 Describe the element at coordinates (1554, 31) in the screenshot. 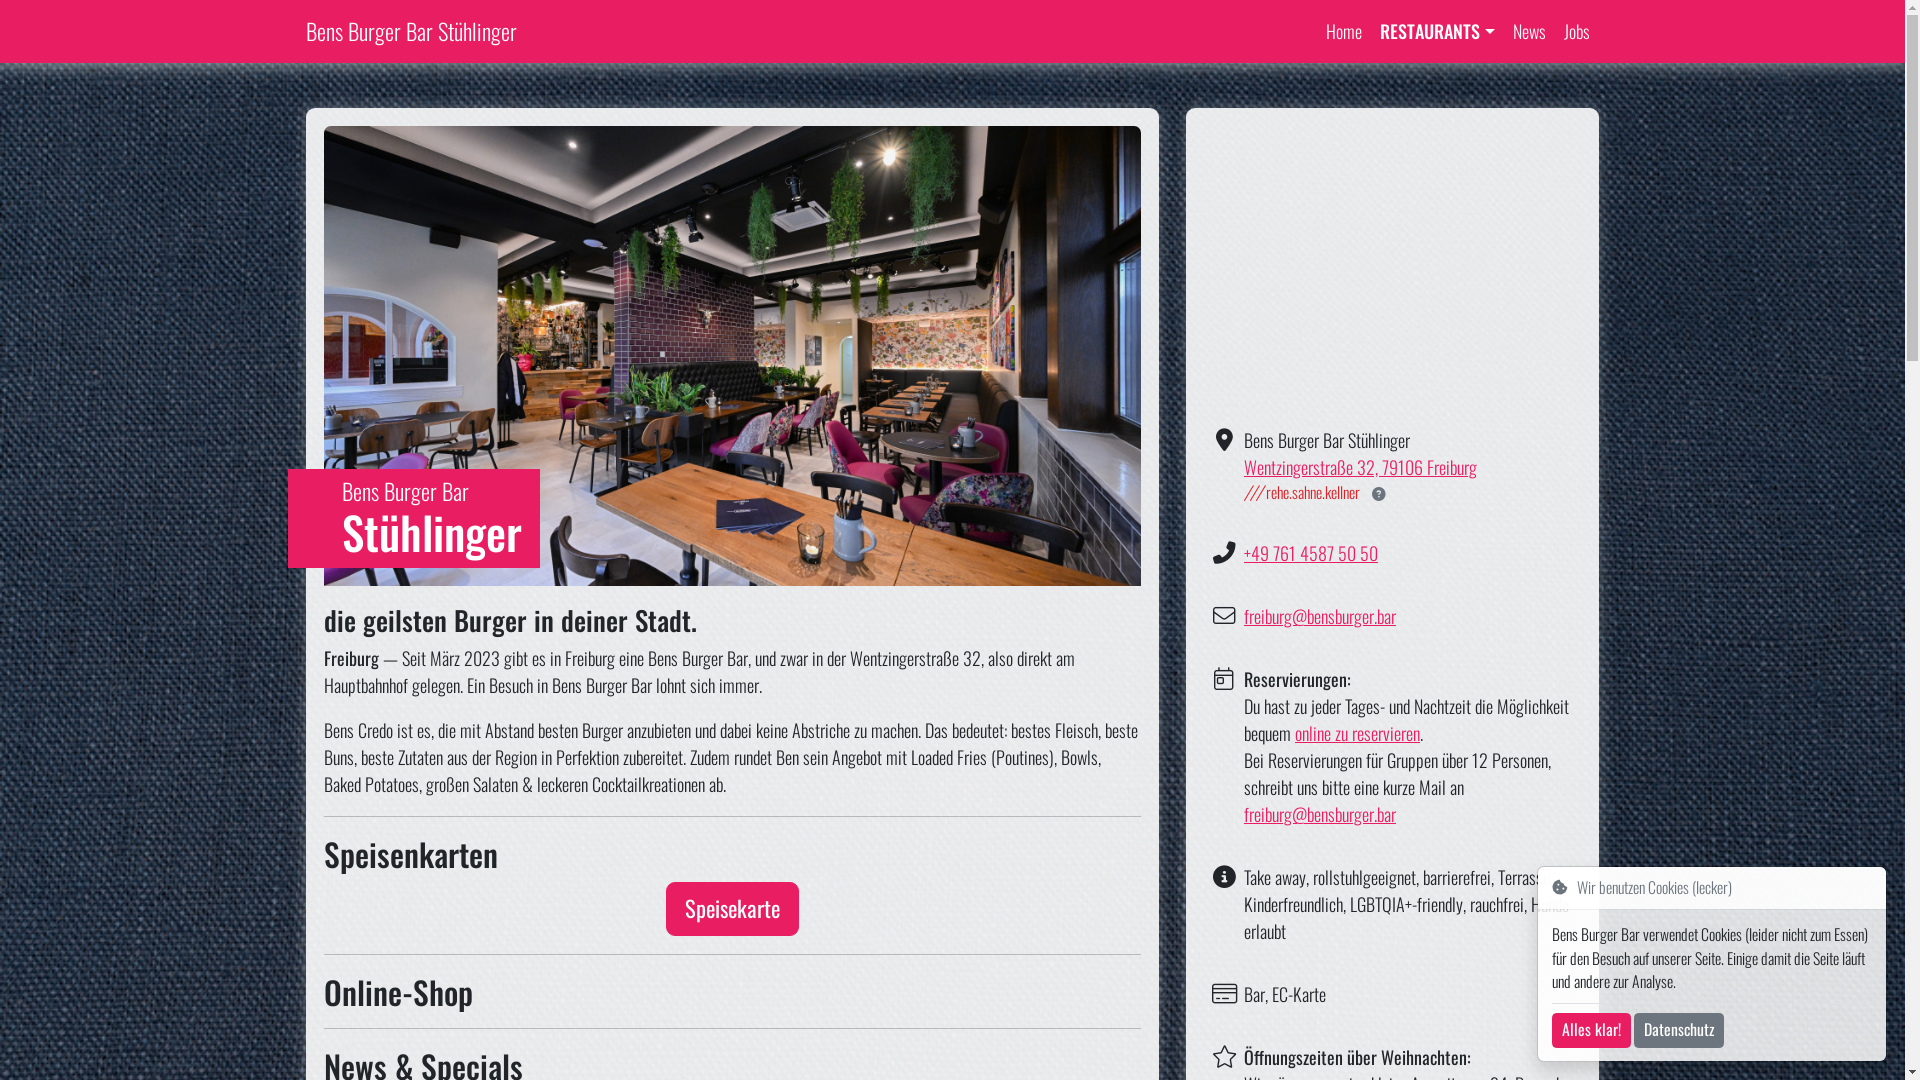

I see `'Jobs'` at that location.